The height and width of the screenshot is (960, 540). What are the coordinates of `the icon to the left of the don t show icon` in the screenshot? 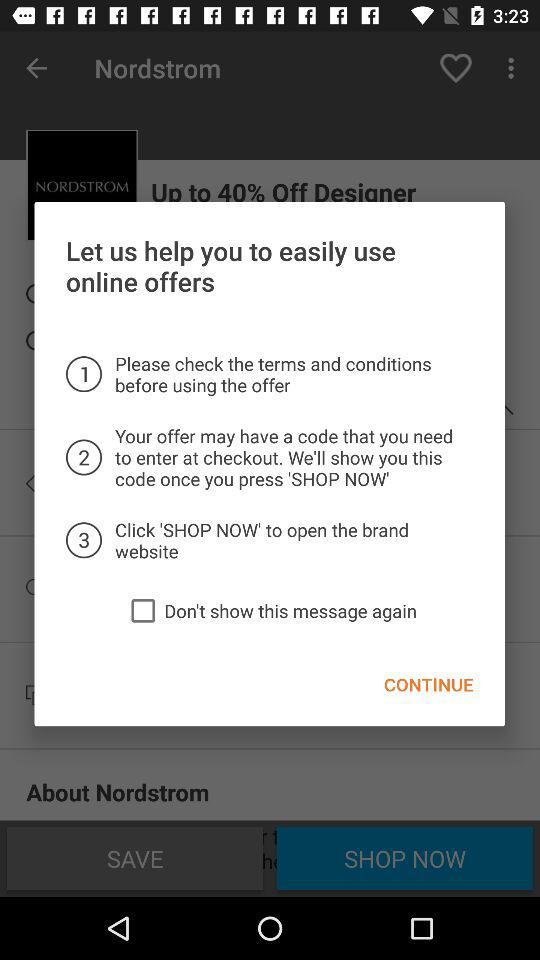 It's located at (142, 609).